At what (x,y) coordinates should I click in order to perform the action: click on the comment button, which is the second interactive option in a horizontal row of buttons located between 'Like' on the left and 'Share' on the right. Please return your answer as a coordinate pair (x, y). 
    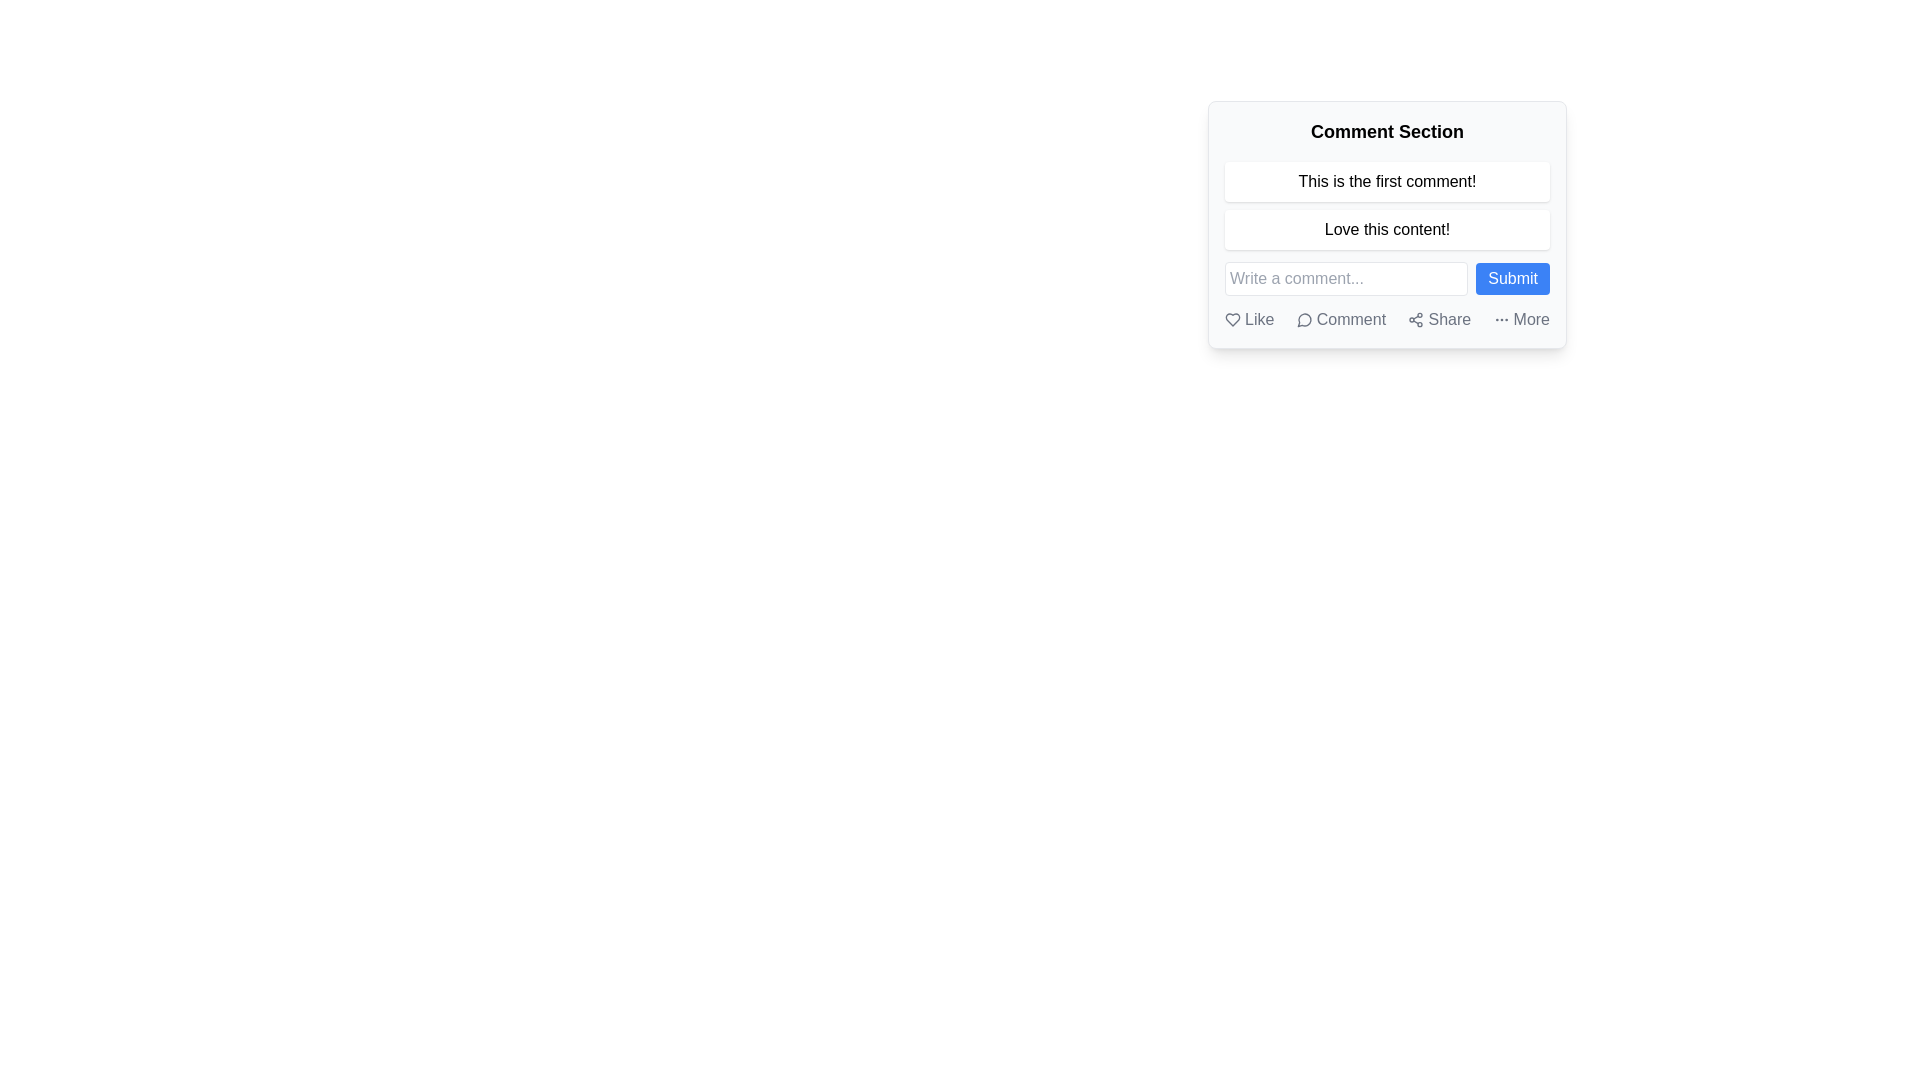
    Looking at the image, I should click on (1340, 319).